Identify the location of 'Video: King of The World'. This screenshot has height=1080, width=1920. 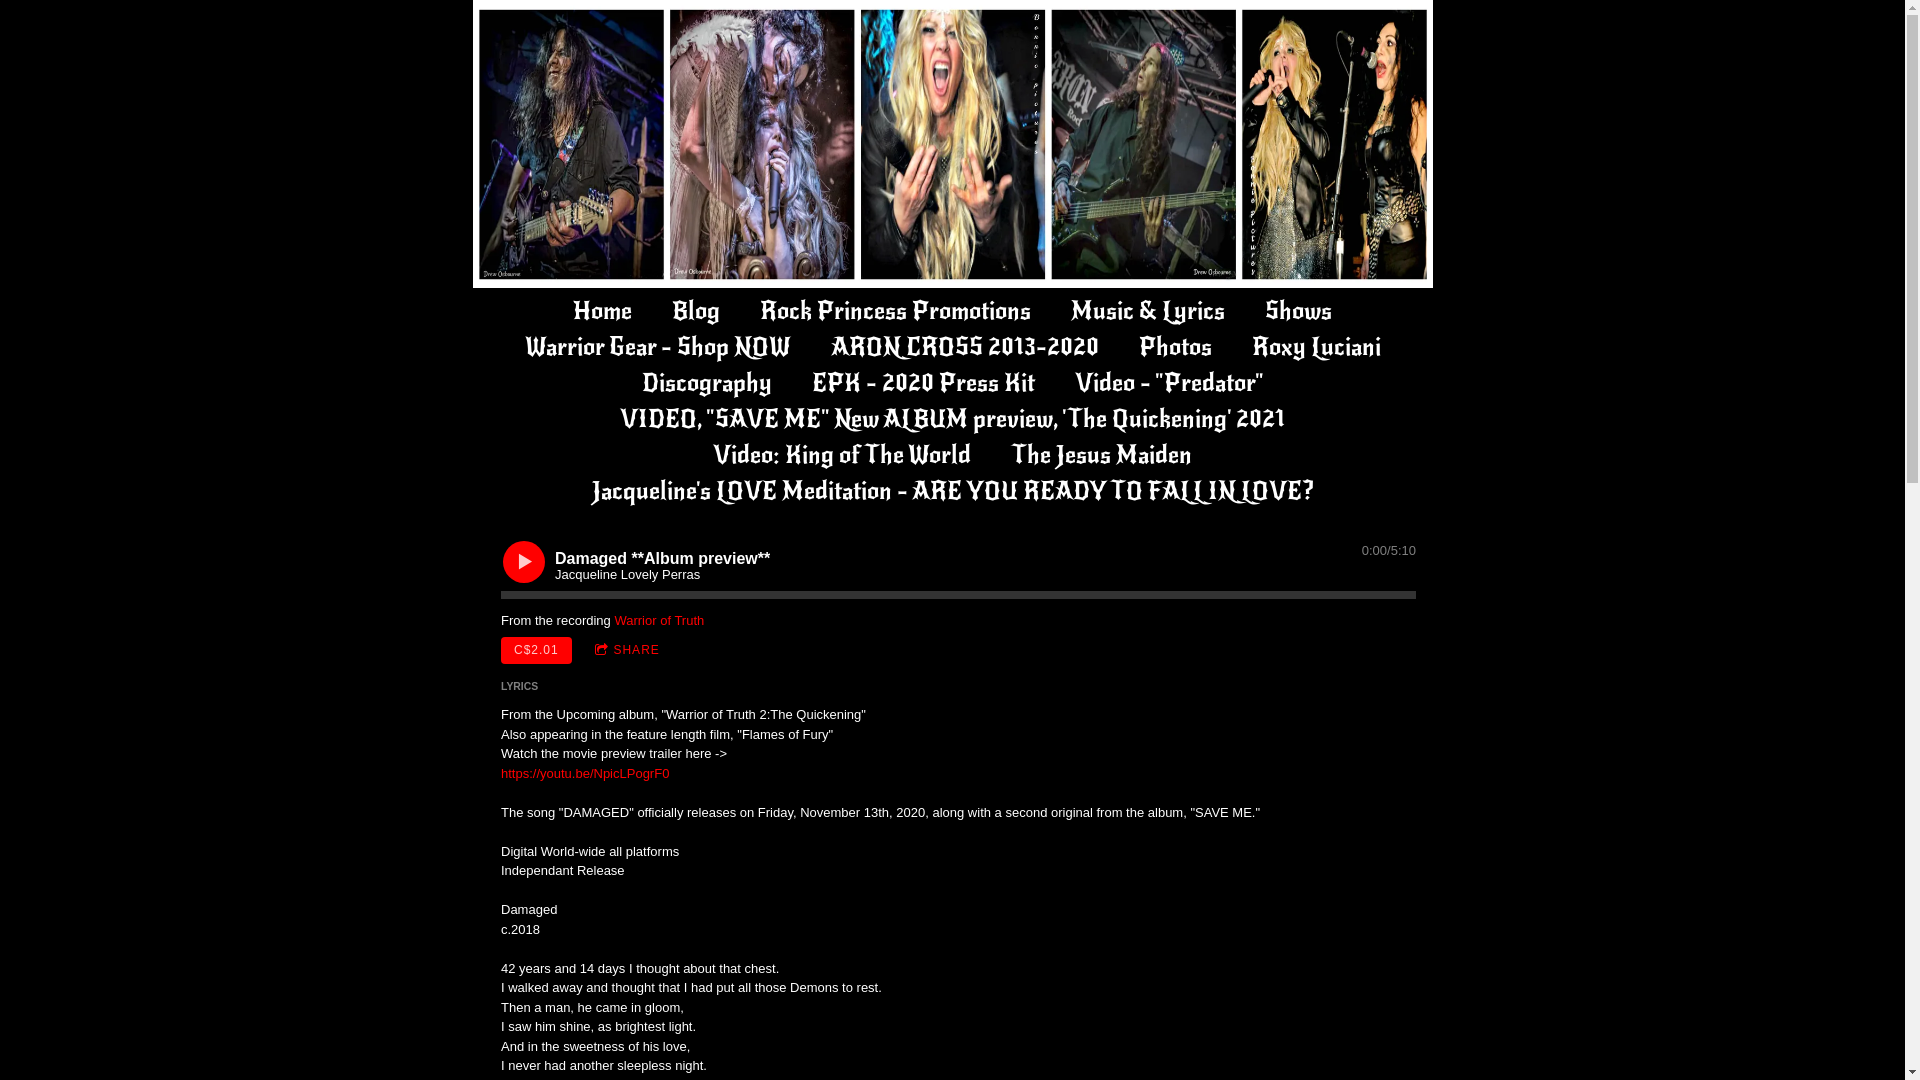
(841, 455).